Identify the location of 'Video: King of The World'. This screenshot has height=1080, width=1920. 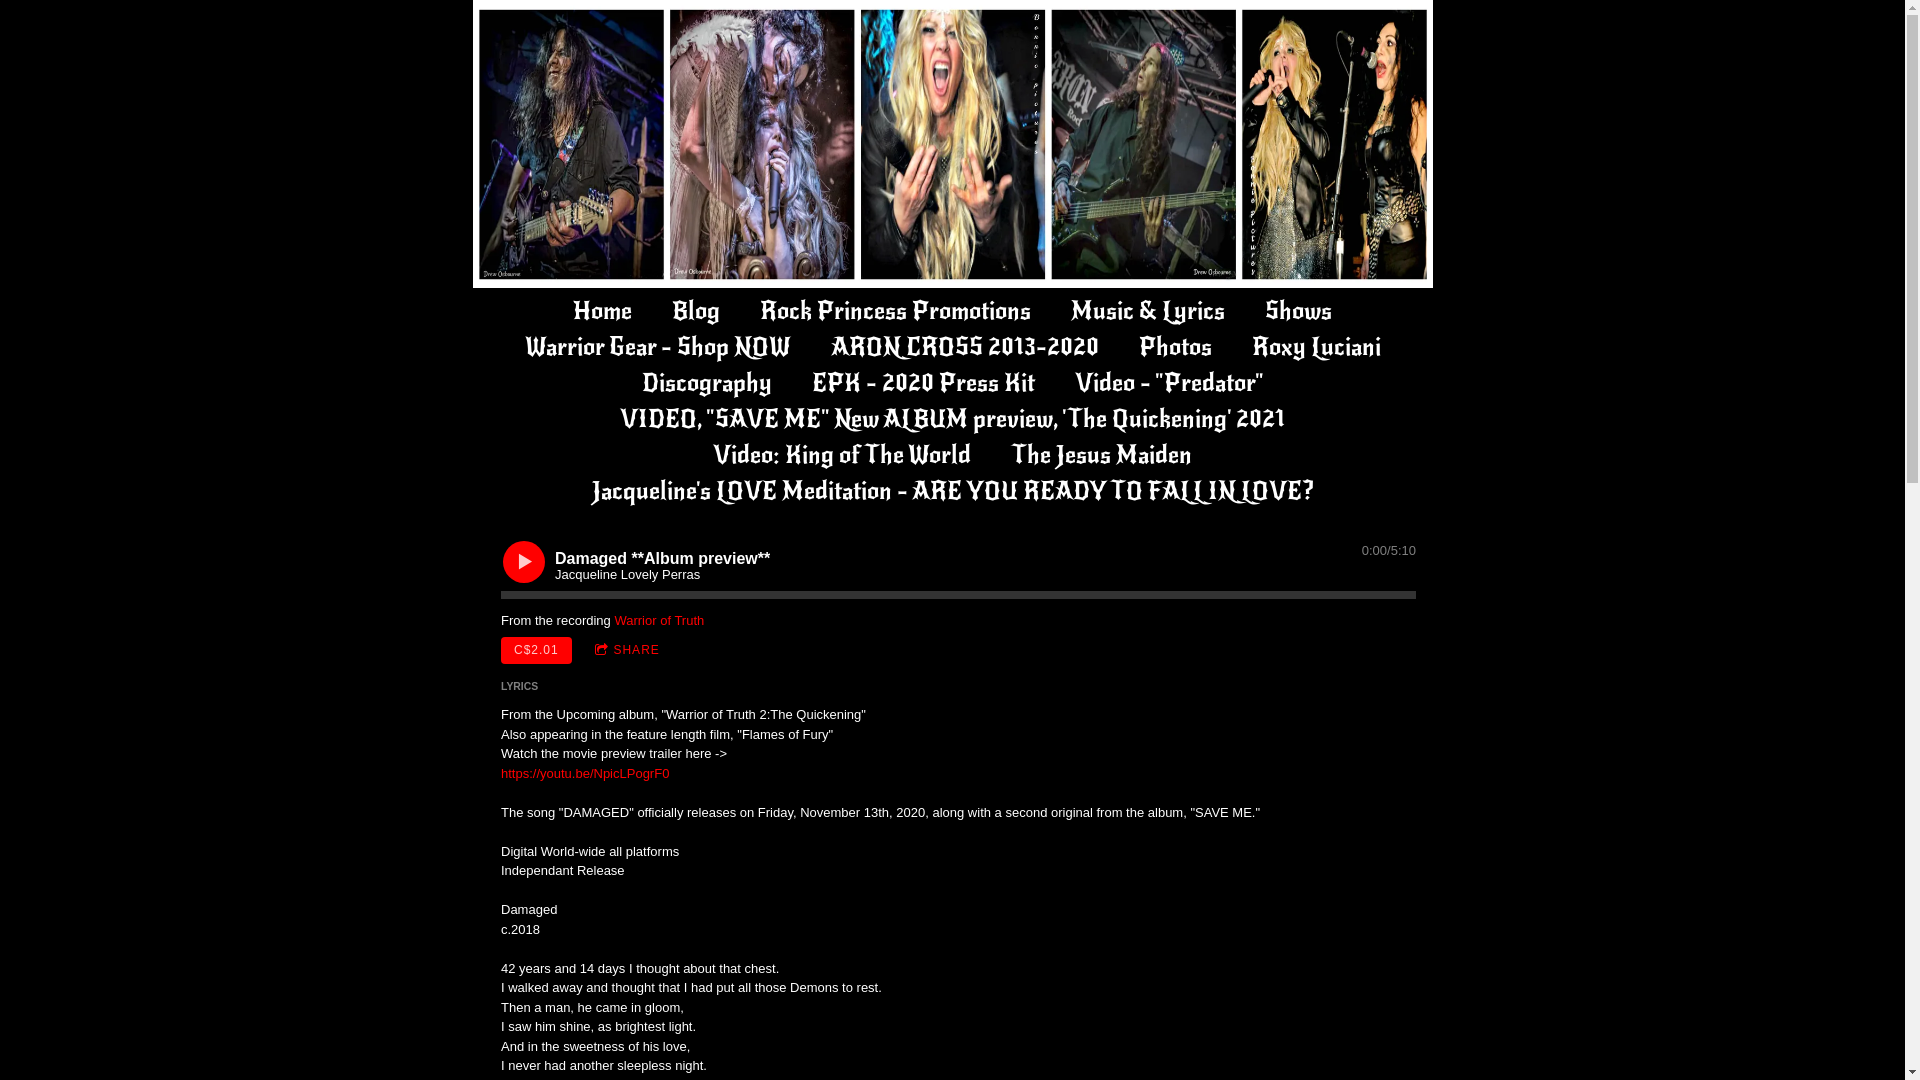
(841, 455).